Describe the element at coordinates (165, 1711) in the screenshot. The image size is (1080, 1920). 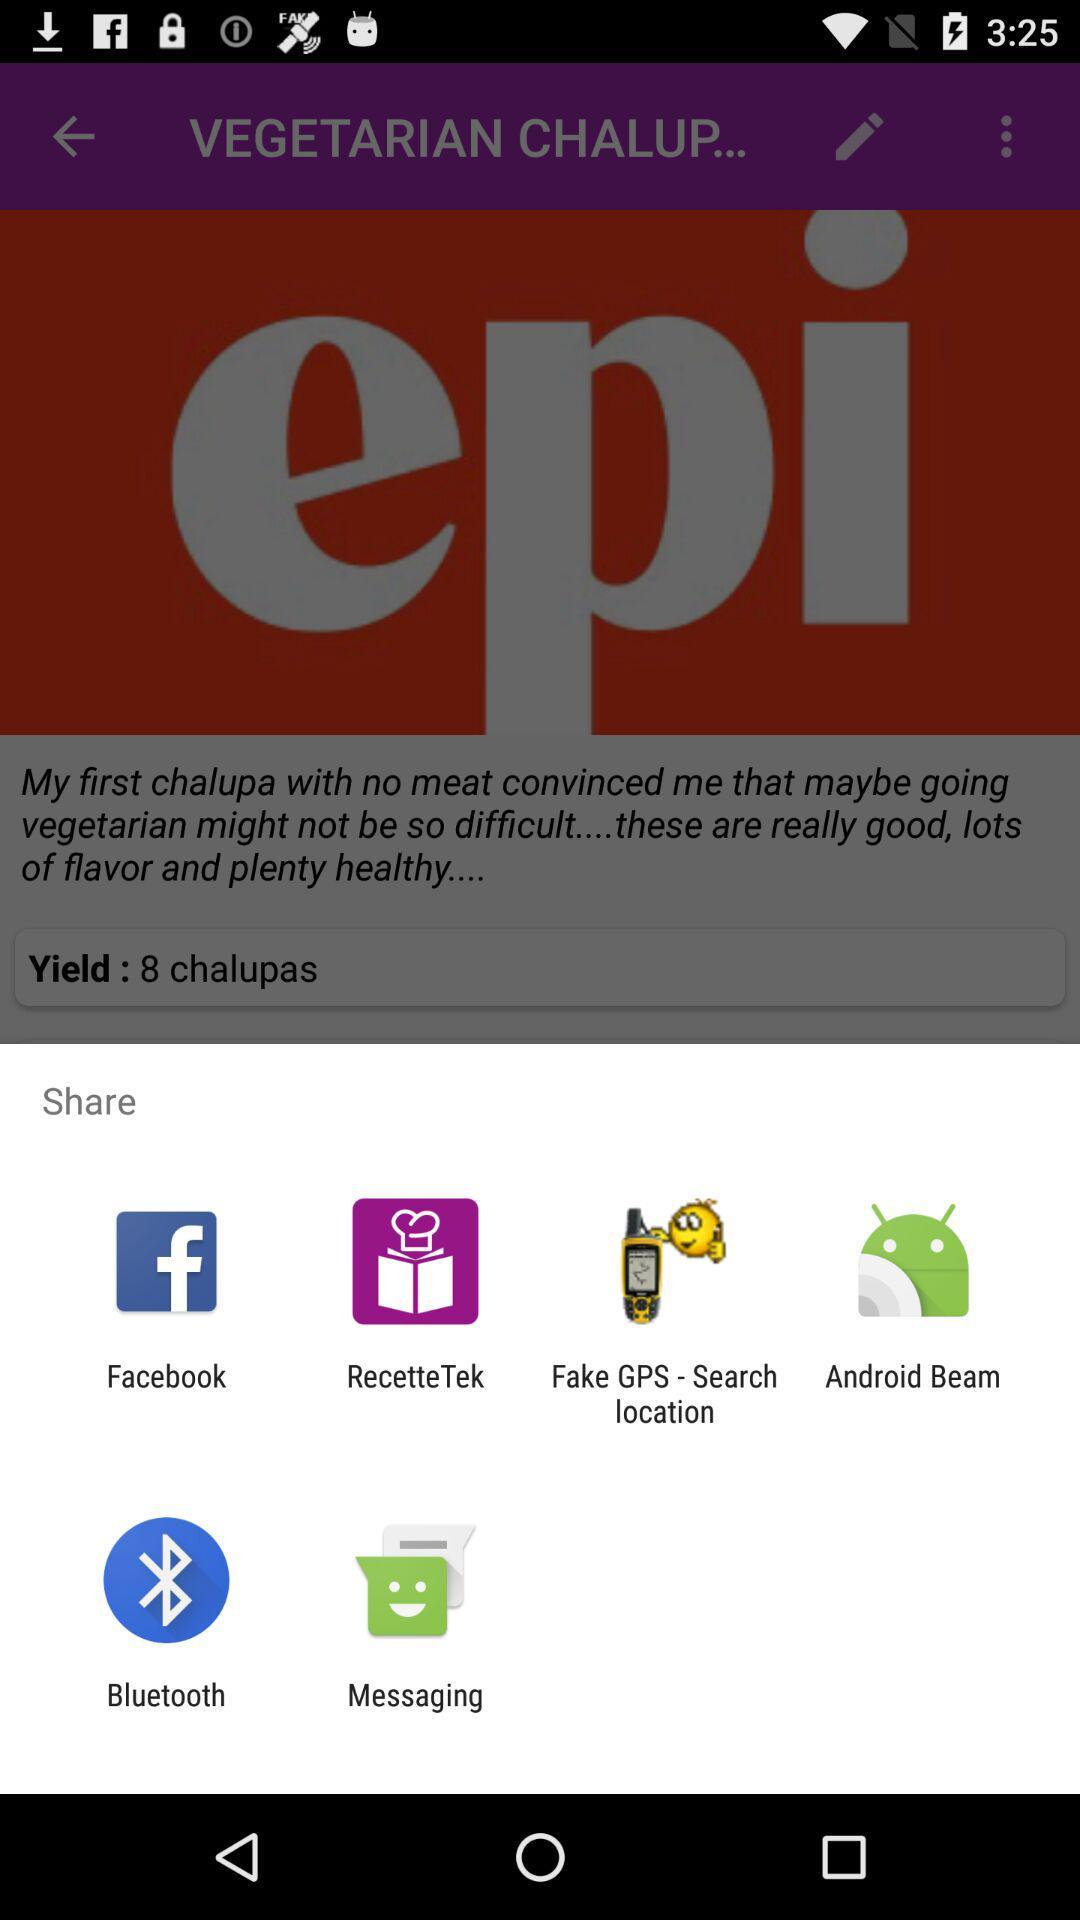
I see `the bluetooth` at that location.